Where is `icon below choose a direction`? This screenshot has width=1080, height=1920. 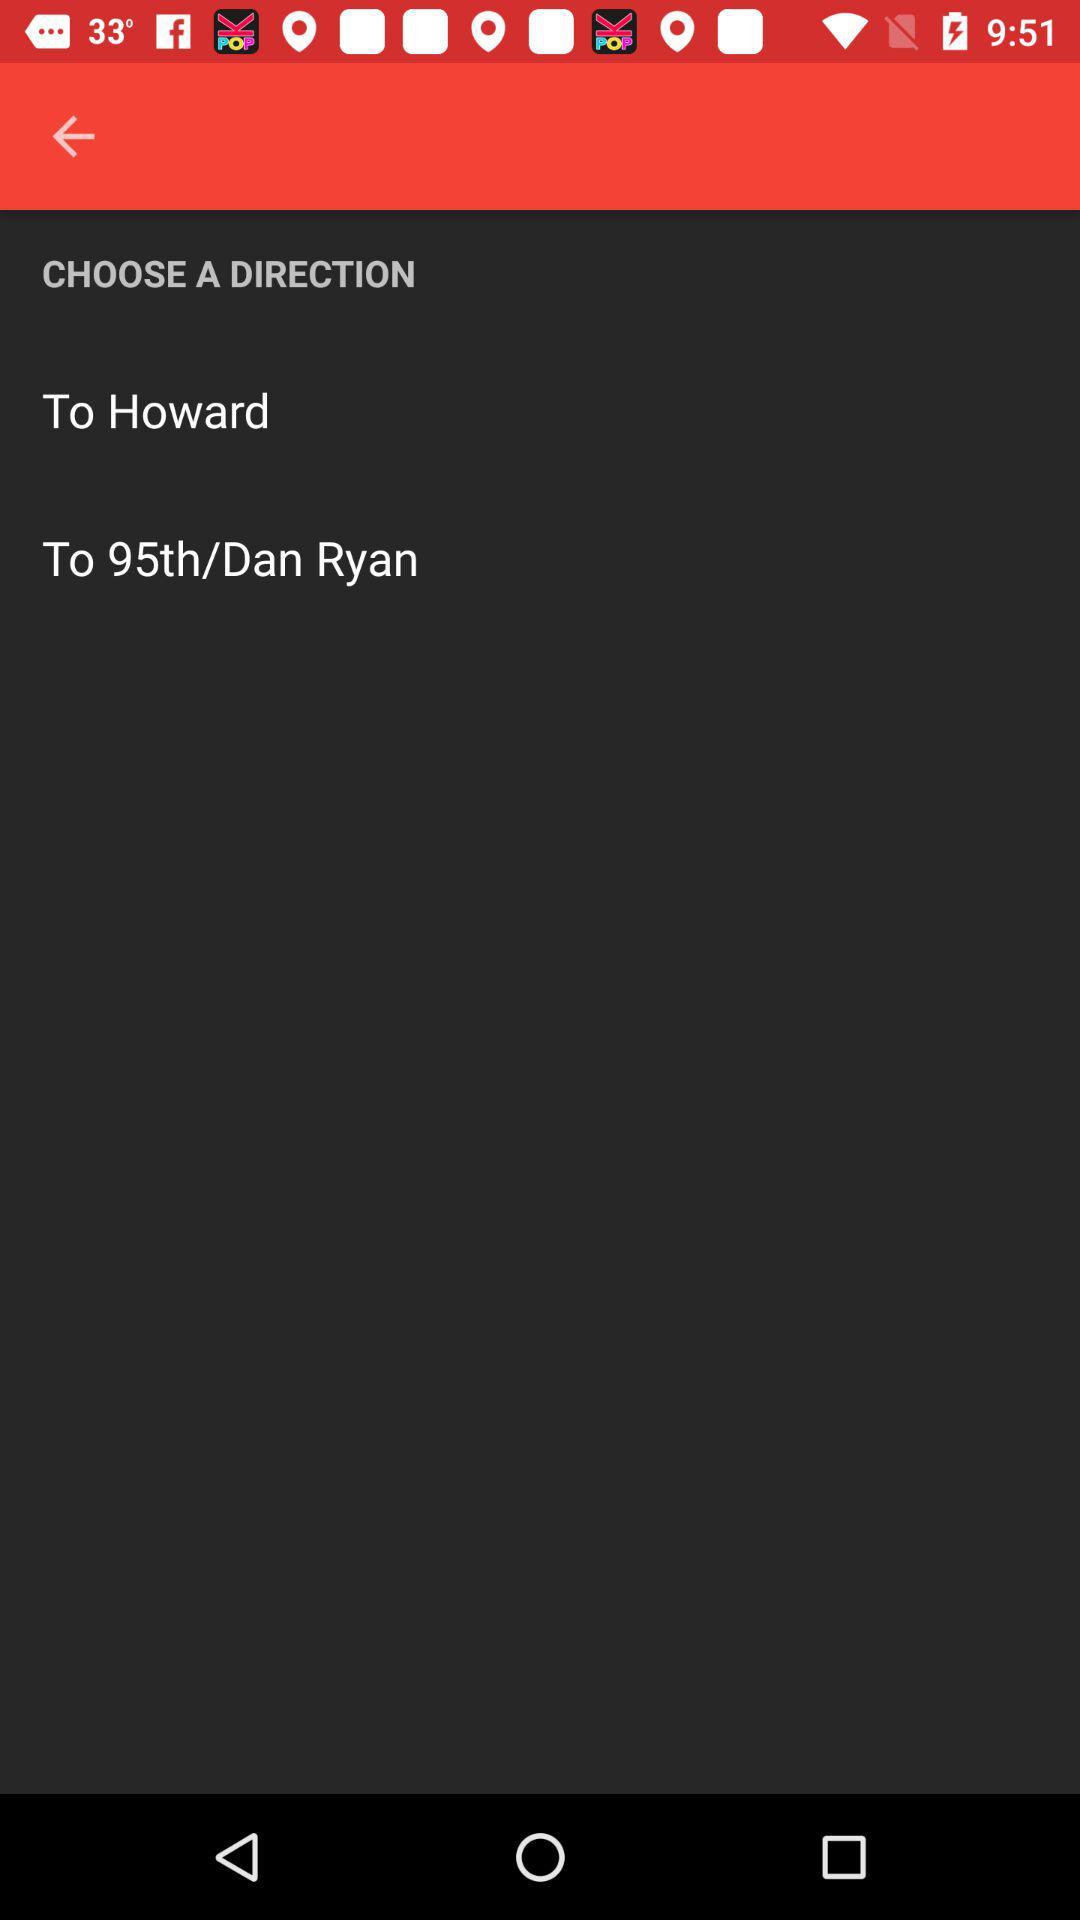
icon below choose a direction is located at coordinates (189, 408).